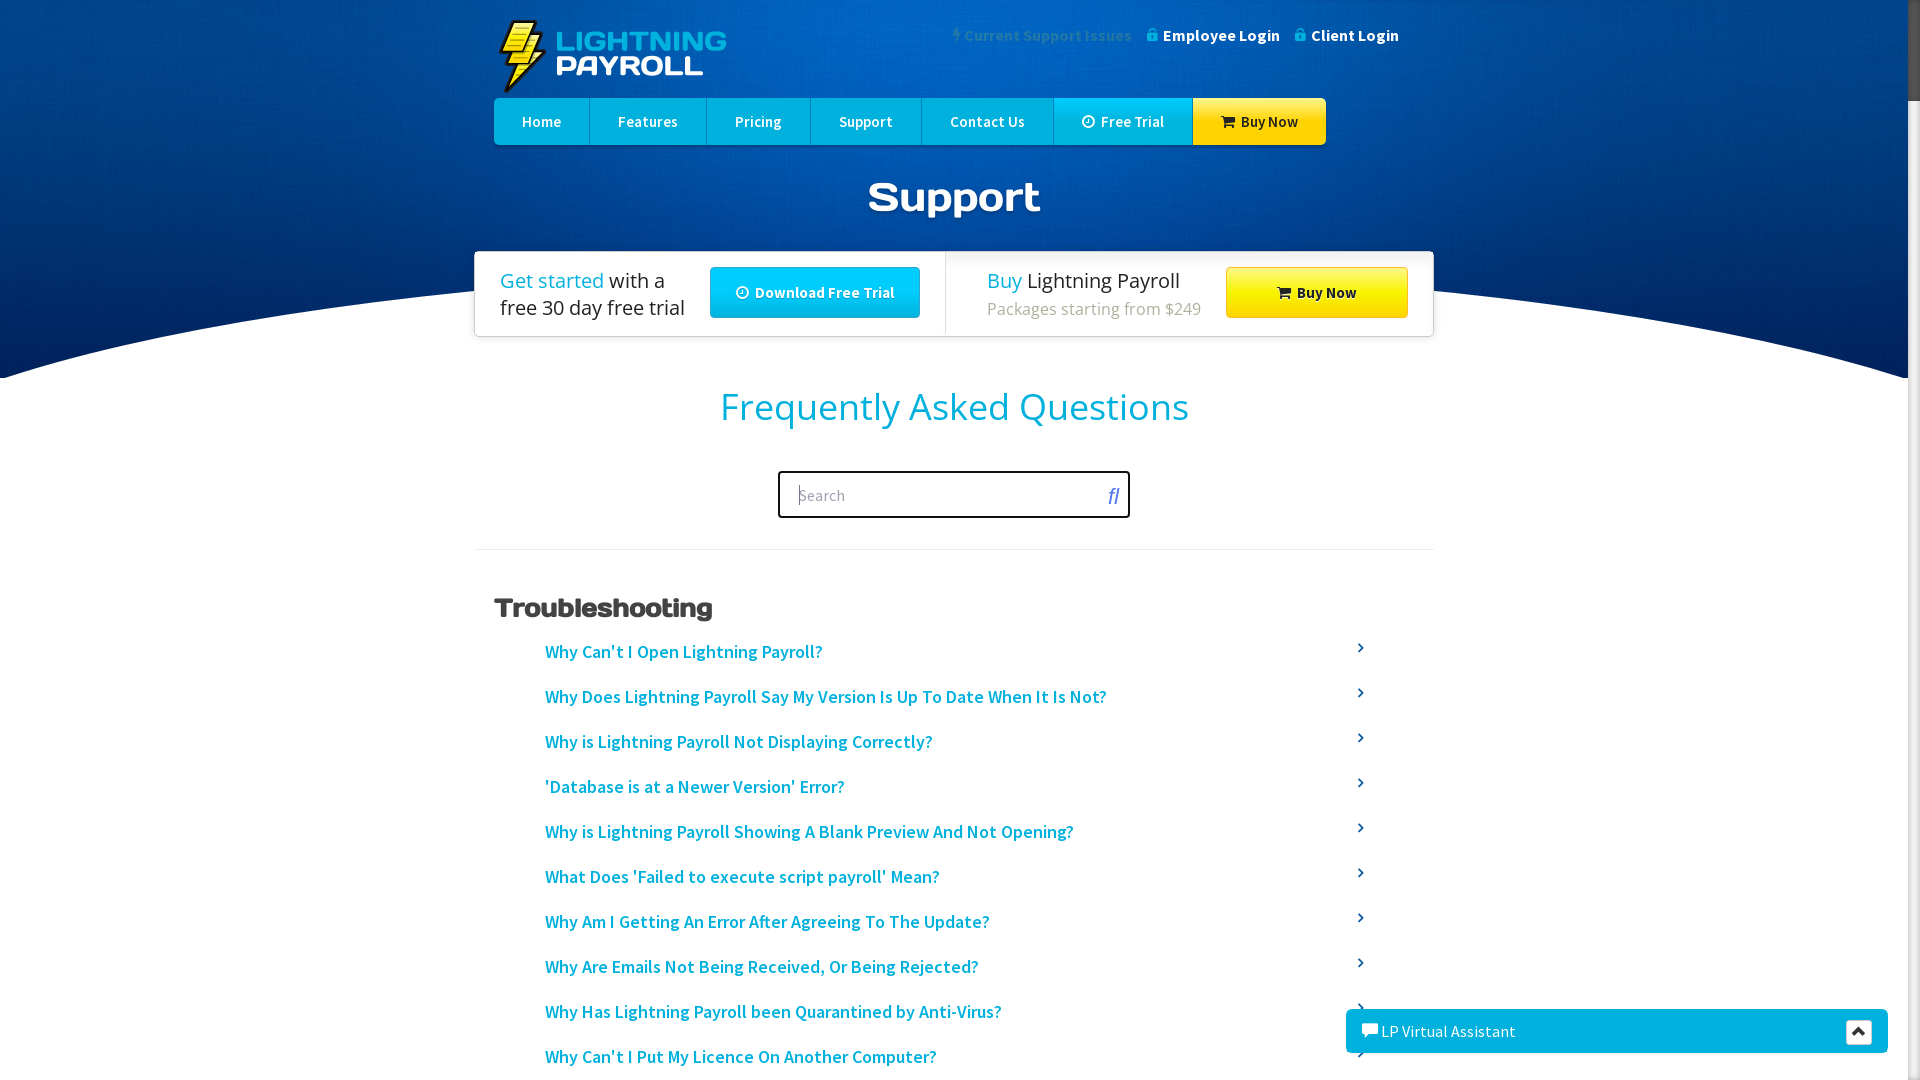 This screenshot has width=1920, height=1080. What do you see at coordinates (1347, 34) in the screenshot?
I see `'Client Login'` at bounding box center [1347, 34].